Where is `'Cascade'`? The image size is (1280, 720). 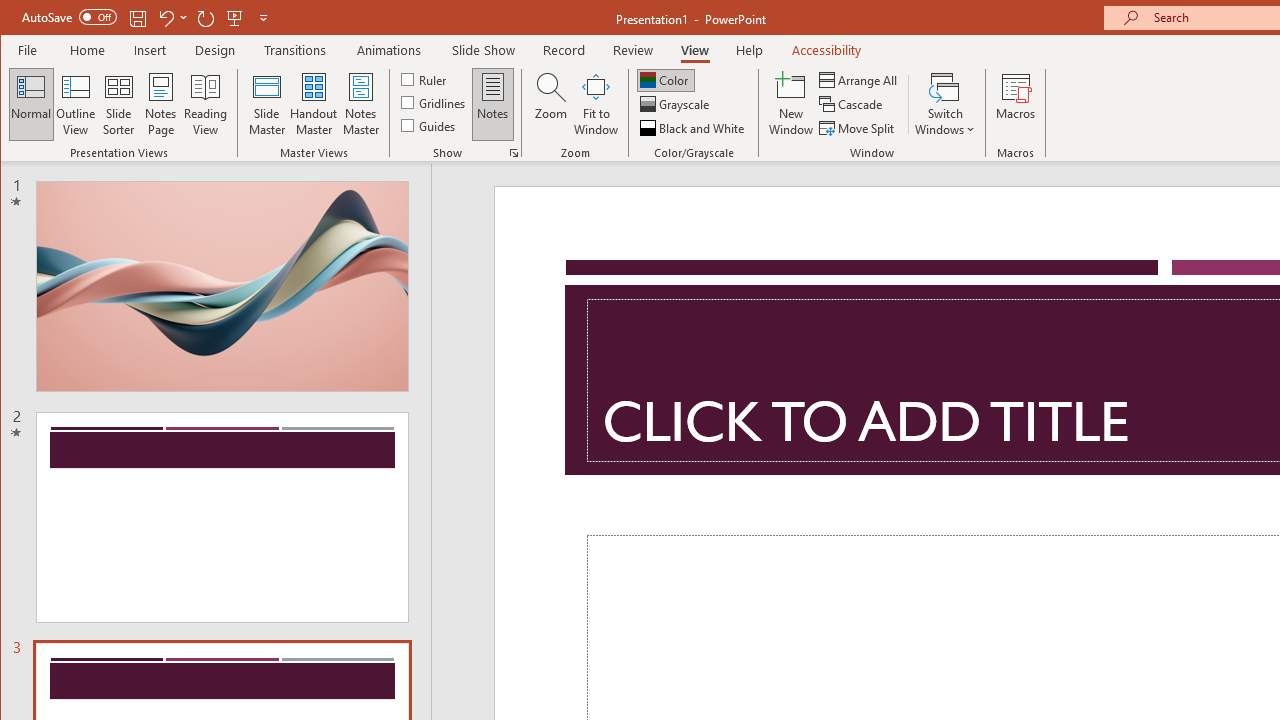
'Cascade' is located at coordinates (853, 104).